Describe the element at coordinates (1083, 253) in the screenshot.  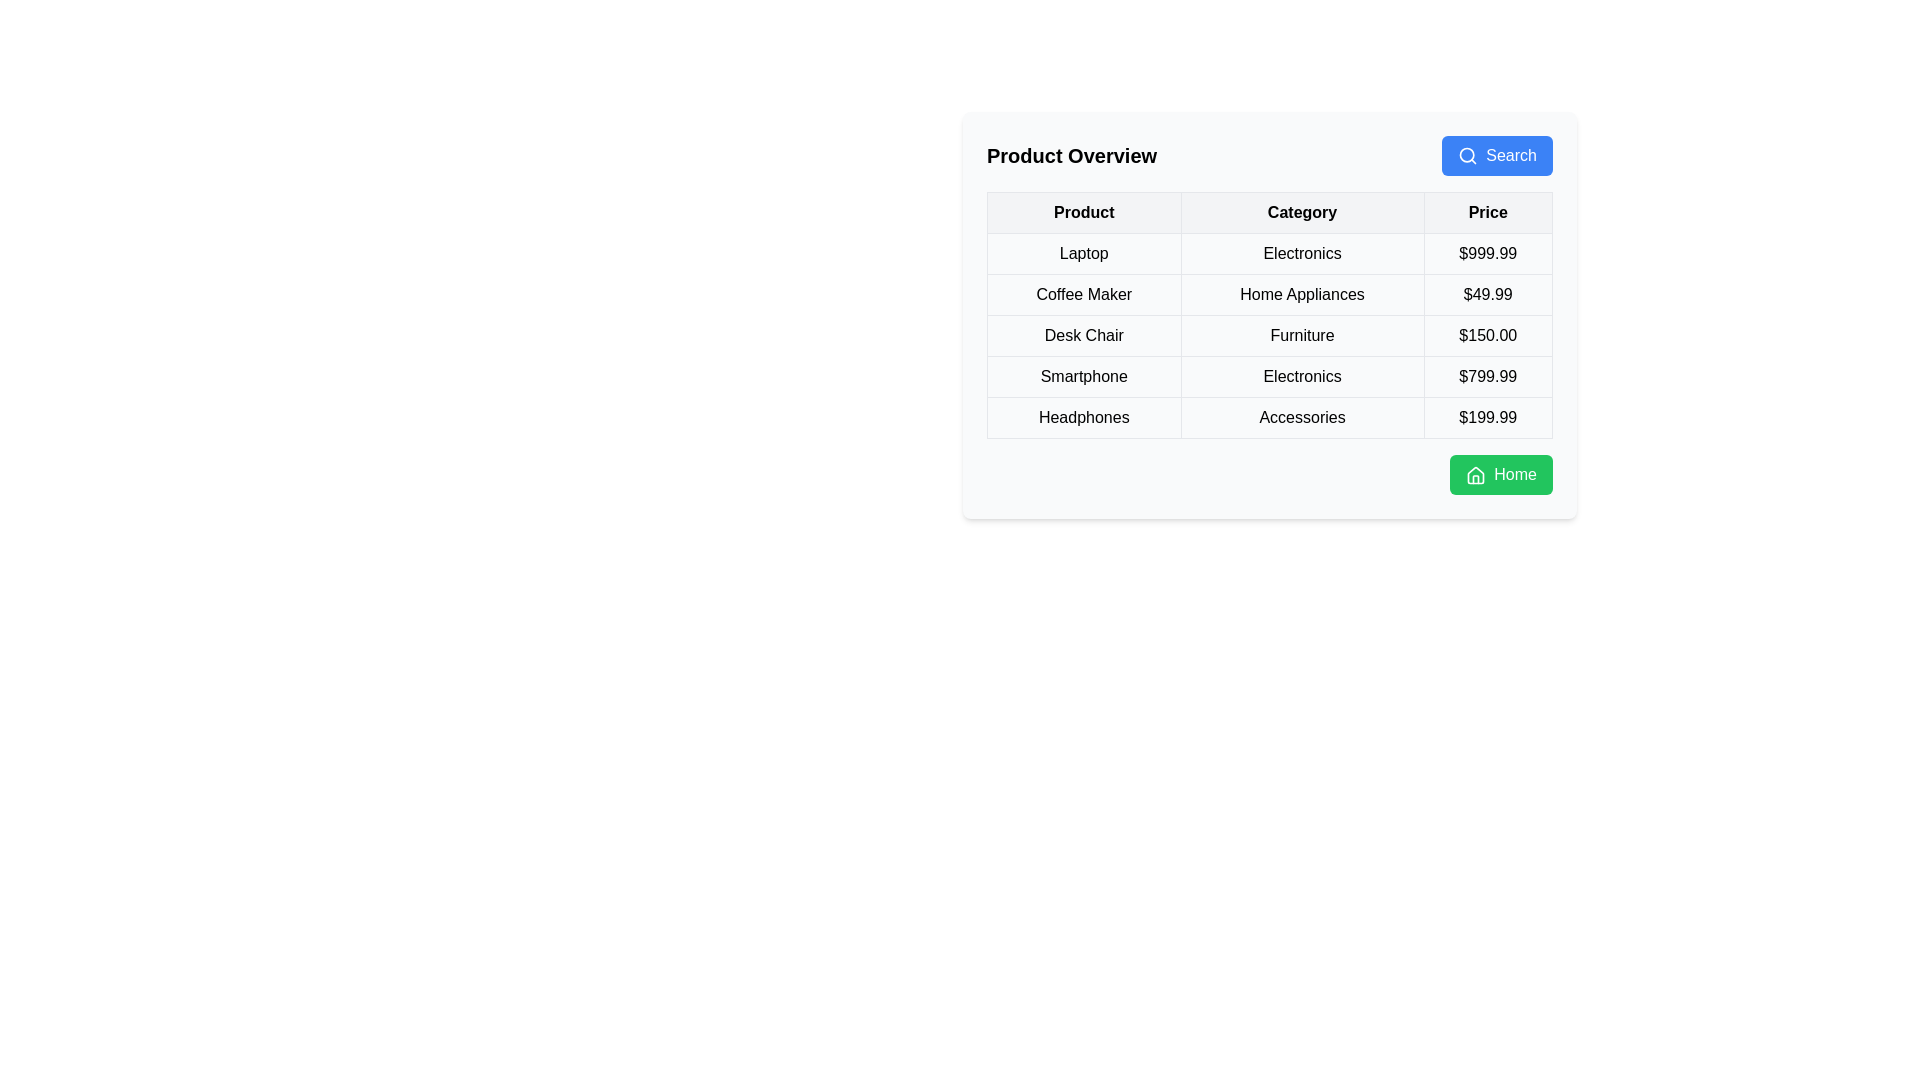
I see `the text label that displays 'Laptop', which is the first element in a product overview table row` at that location.